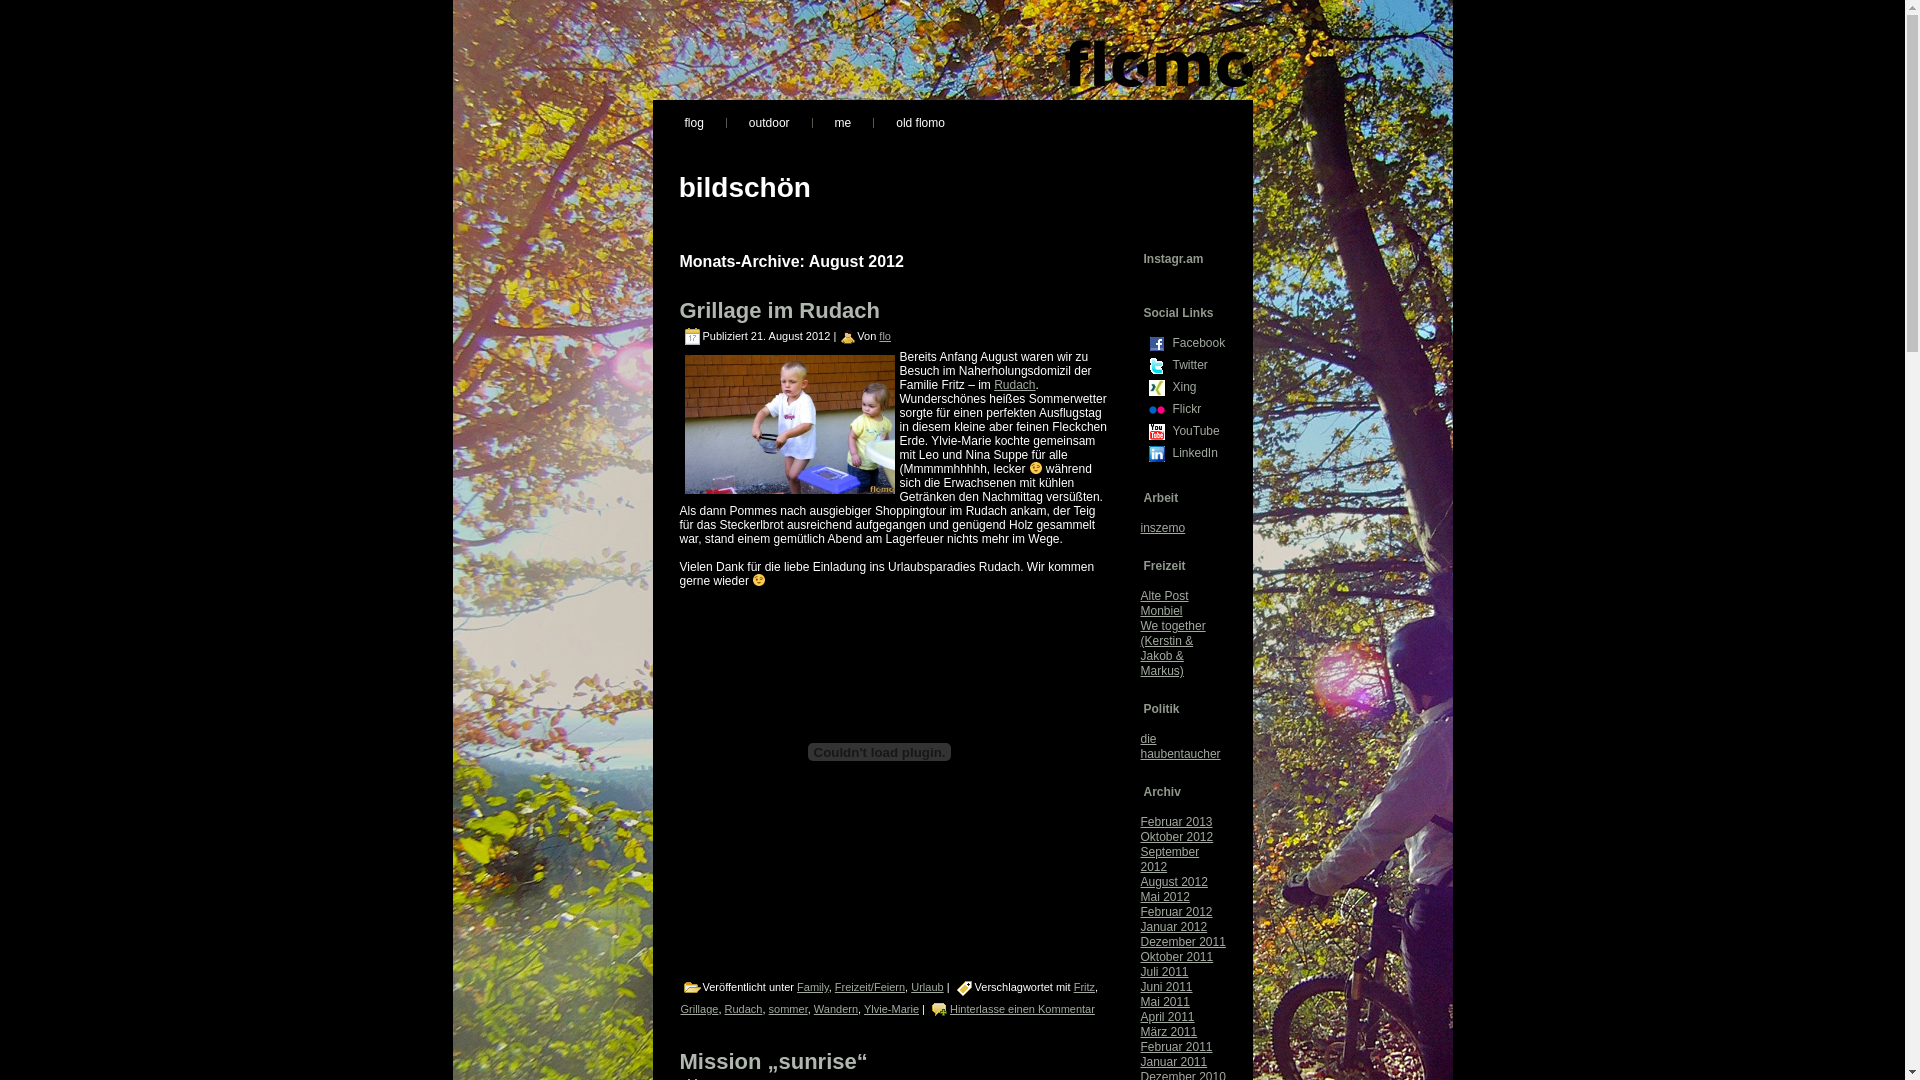 This screenshot has height=1080, width=1920. Describe the element at coordinates (1173, 881) in the screenshot. I see `'August 2012'` at that location.